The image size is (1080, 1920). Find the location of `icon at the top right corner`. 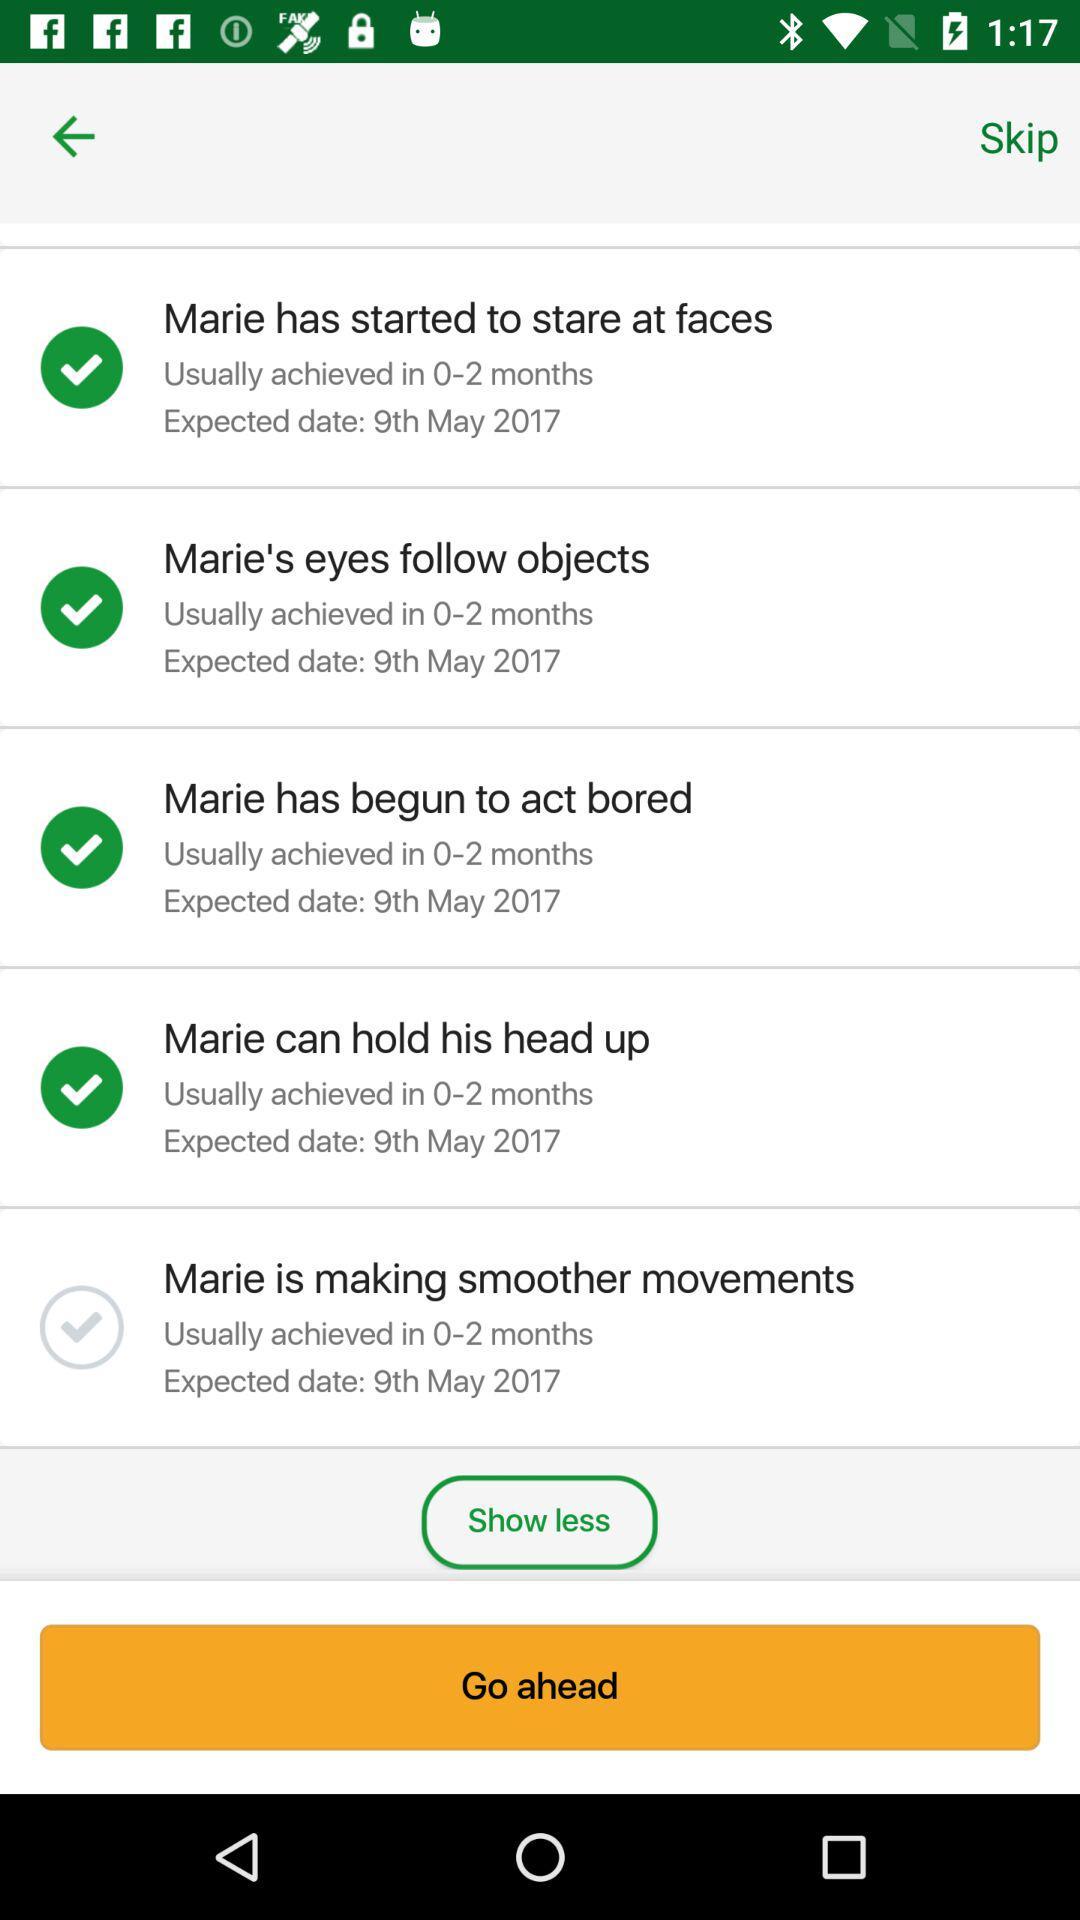

icon at the top right corner is located at coordinates (1019, 135).